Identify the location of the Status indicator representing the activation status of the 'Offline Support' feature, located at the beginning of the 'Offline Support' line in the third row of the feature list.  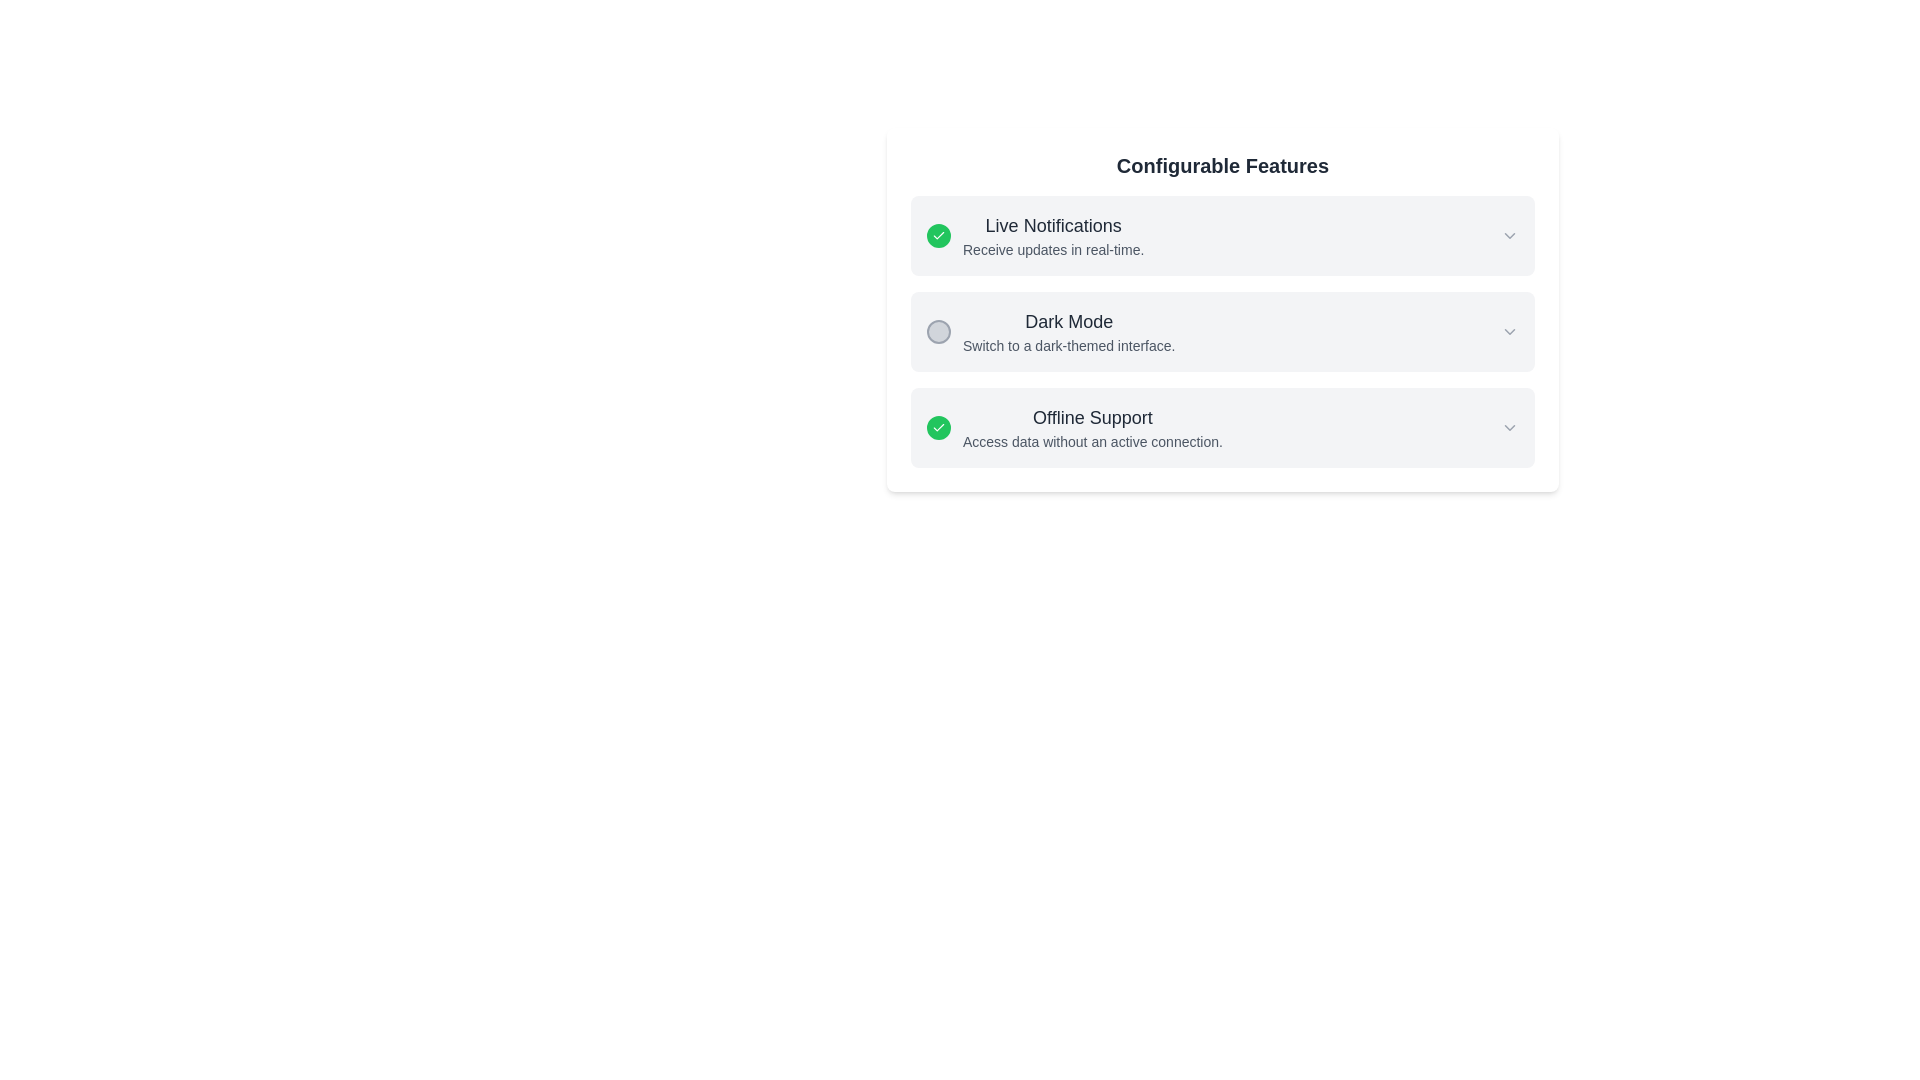
(938, 427).